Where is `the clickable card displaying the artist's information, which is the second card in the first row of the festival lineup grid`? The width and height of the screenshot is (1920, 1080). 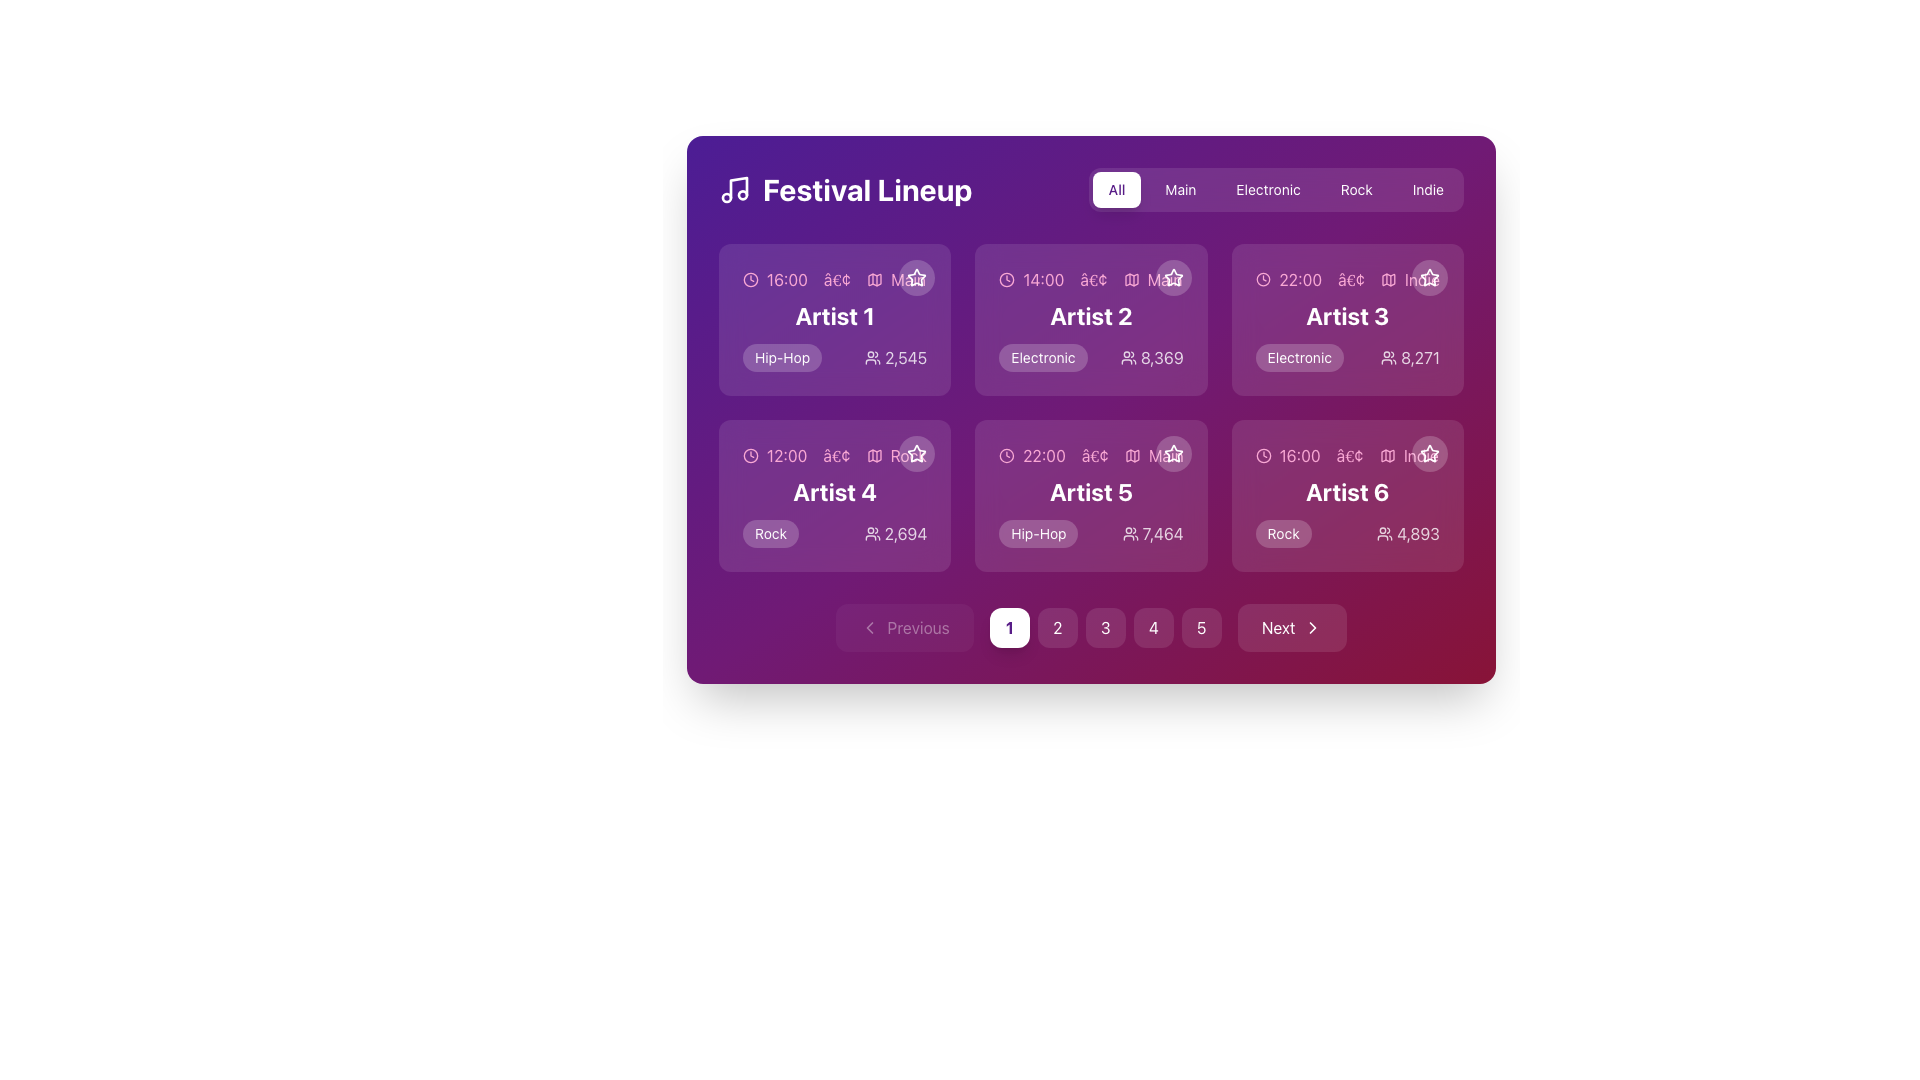
the clickable card displaying the artist's information, which is the second card in the first row of the festival lineup grid is located at coordinates (1090, 319).